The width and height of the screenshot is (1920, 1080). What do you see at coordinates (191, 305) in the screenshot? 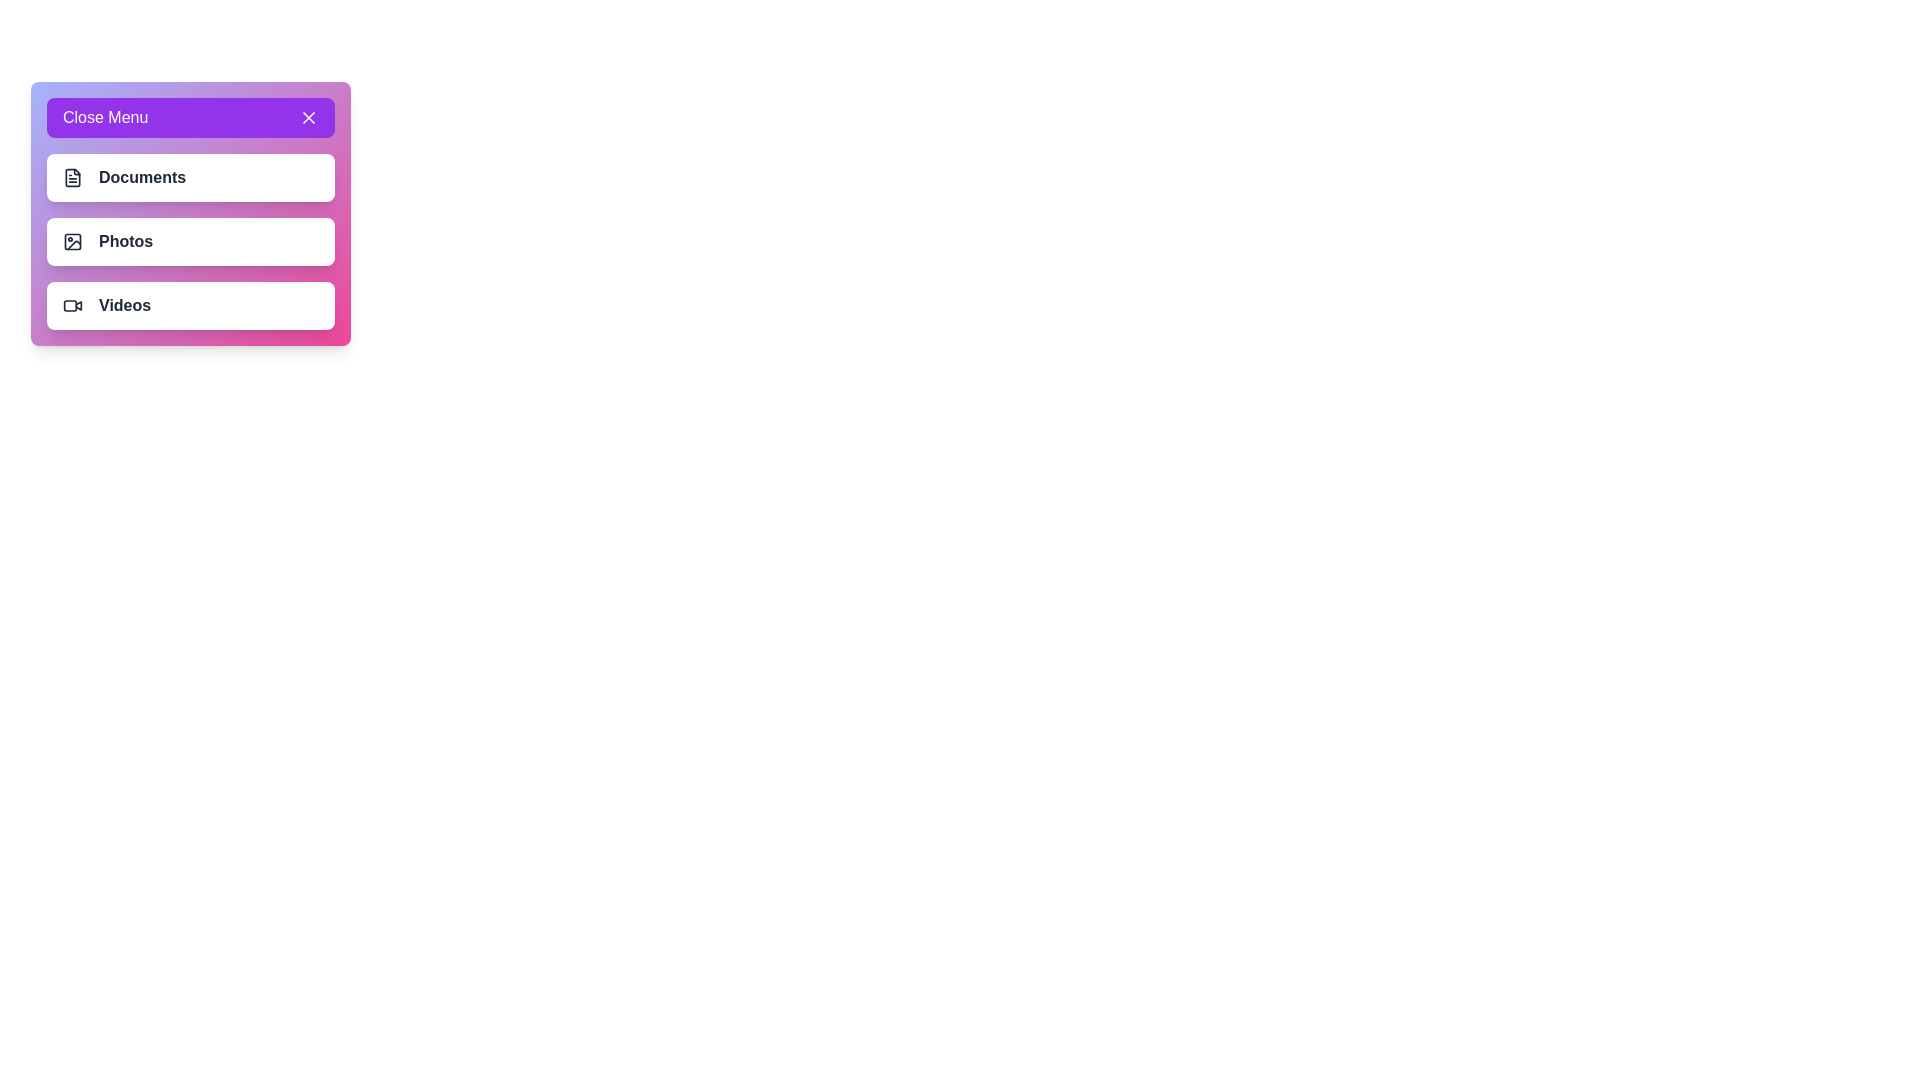
I see `the menu item Videos by clicking on it` at bounding box center [191, 305].